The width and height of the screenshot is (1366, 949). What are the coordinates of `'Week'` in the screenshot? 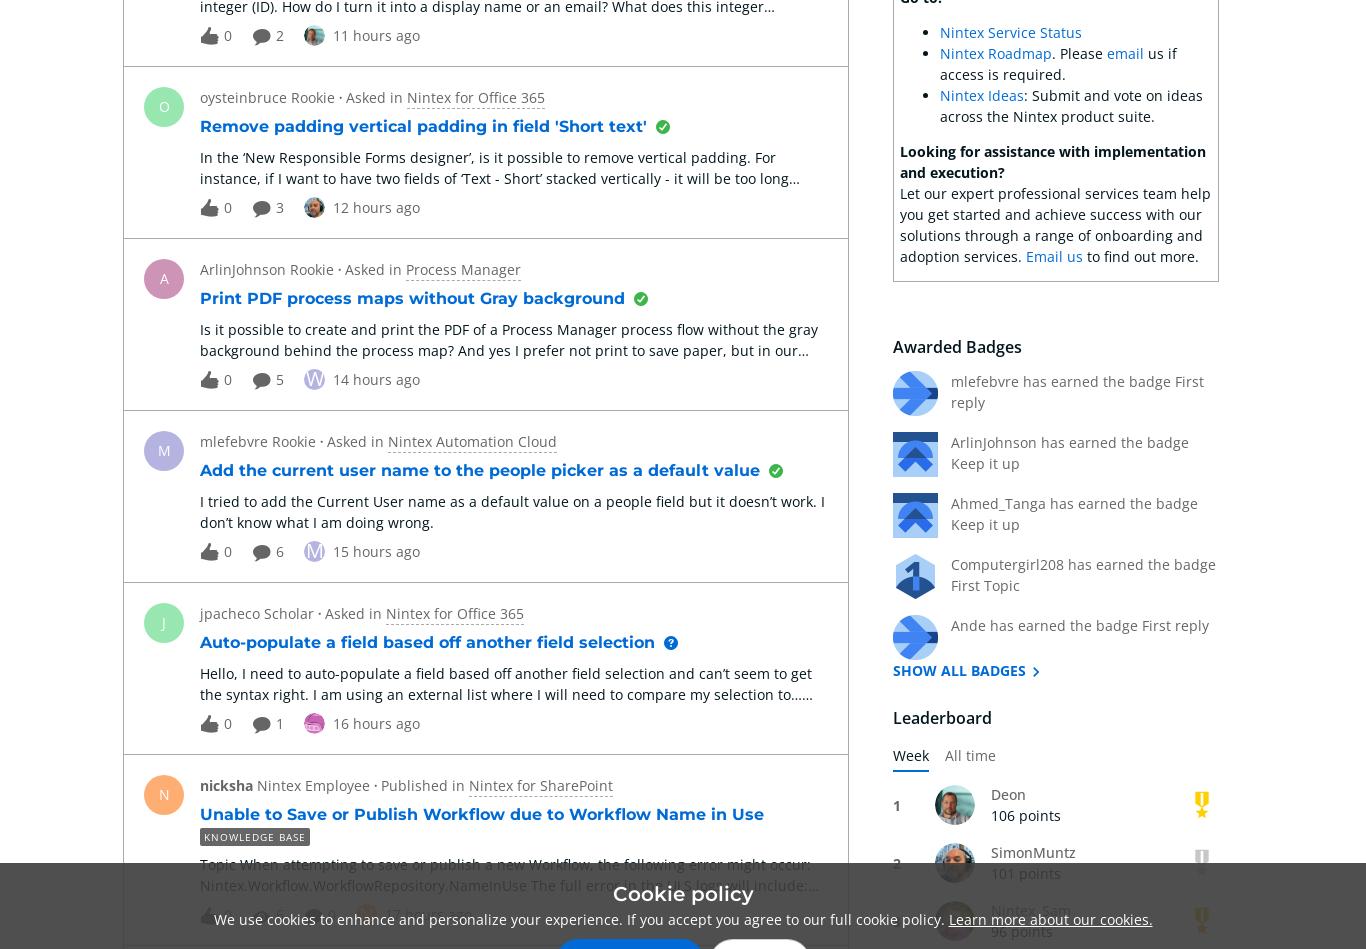 It's located at (909, 755).